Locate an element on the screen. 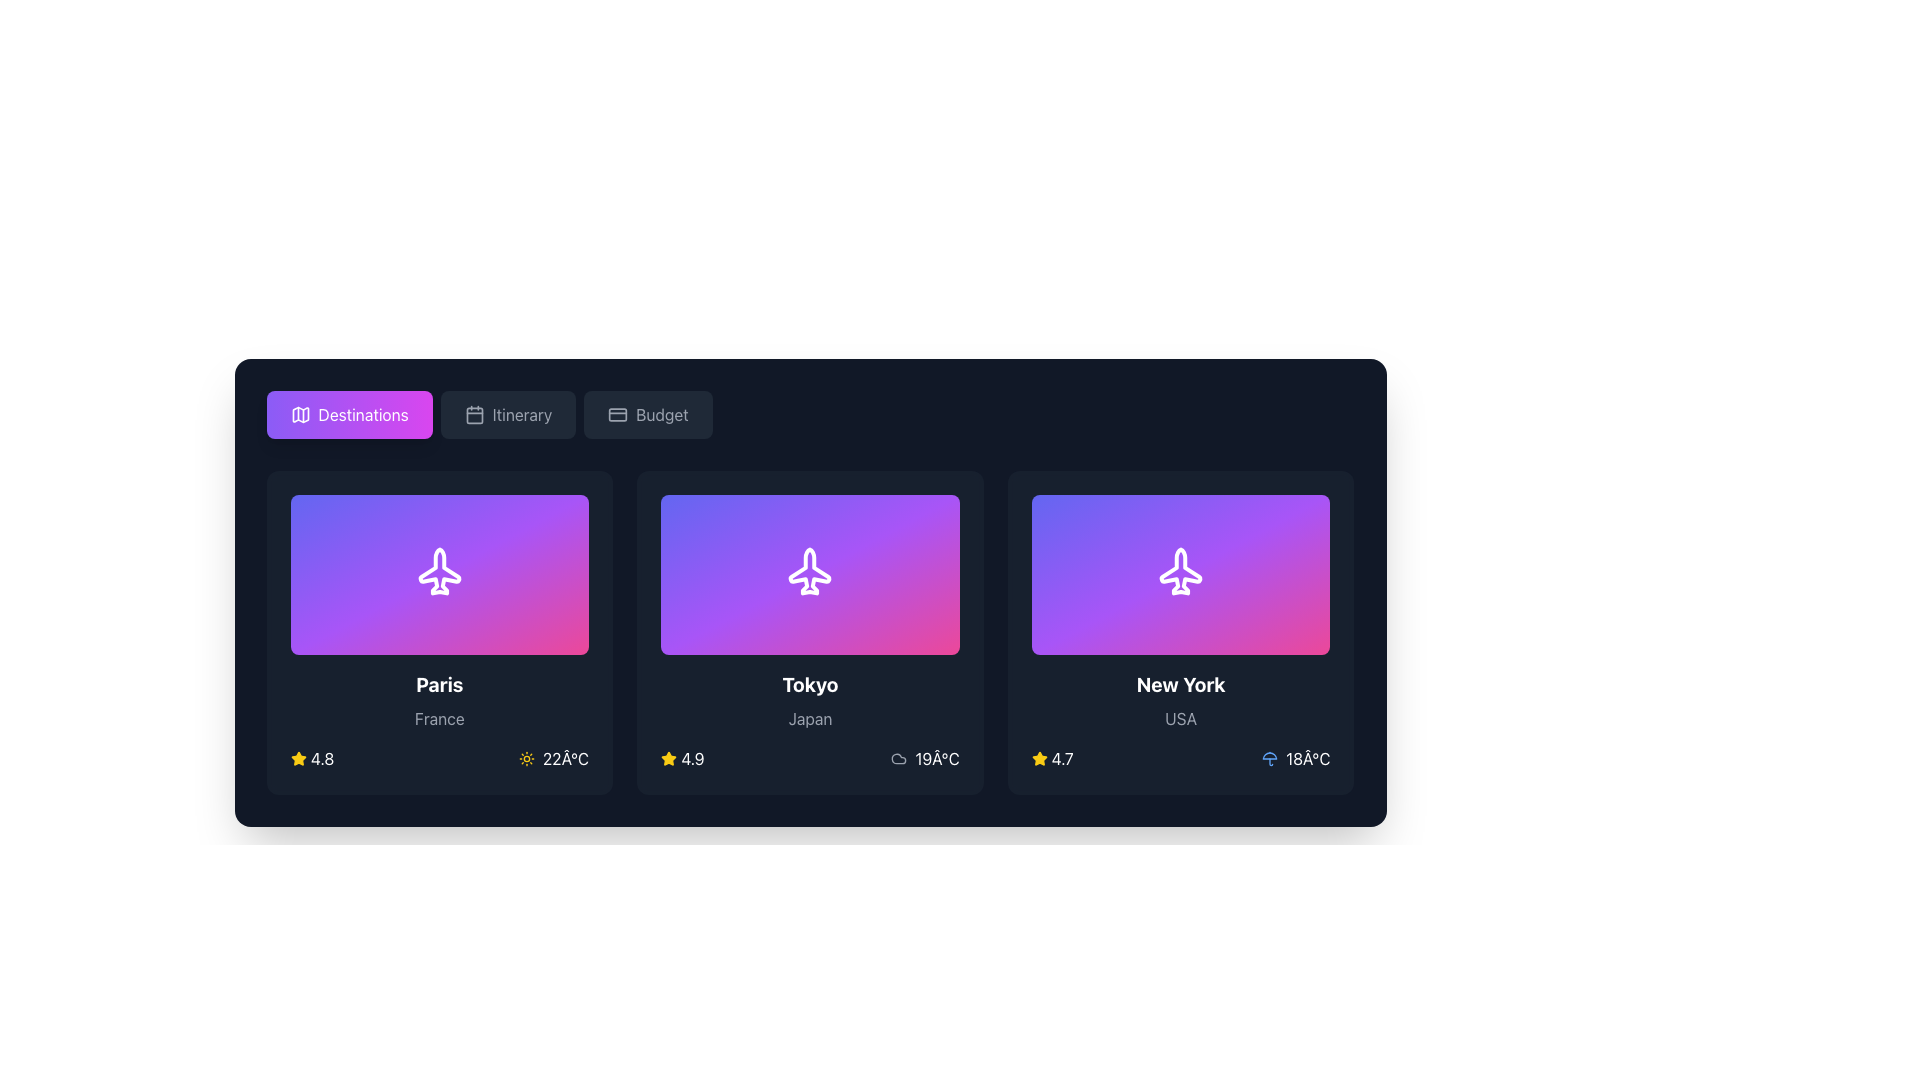 This screenshot has height=1080, width=1920. the 'Destinations' button, which is the first button in a row of three, featuring a gradient background, a map icon, and white text is located at coordinates (349, 414).